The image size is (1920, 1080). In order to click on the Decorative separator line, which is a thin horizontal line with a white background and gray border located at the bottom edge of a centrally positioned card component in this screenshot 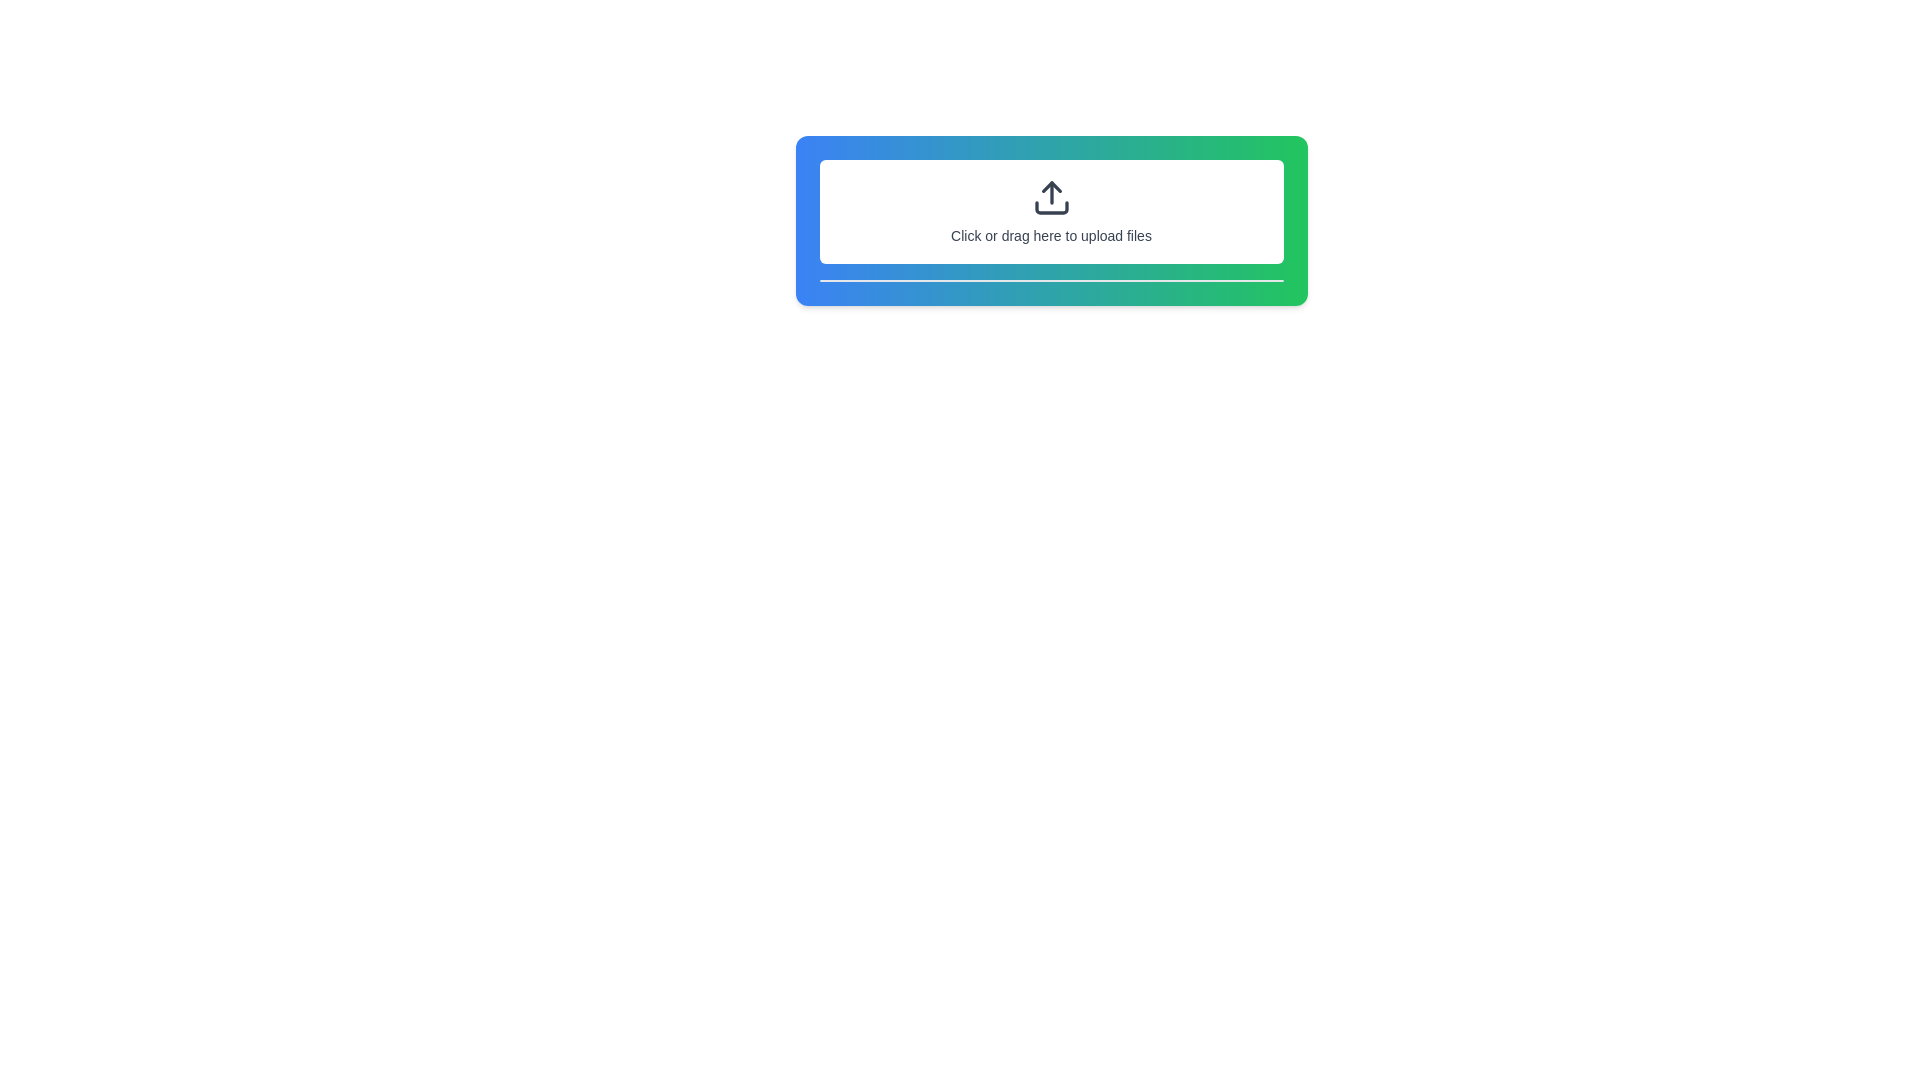, I will do `click(1050, 281)`.